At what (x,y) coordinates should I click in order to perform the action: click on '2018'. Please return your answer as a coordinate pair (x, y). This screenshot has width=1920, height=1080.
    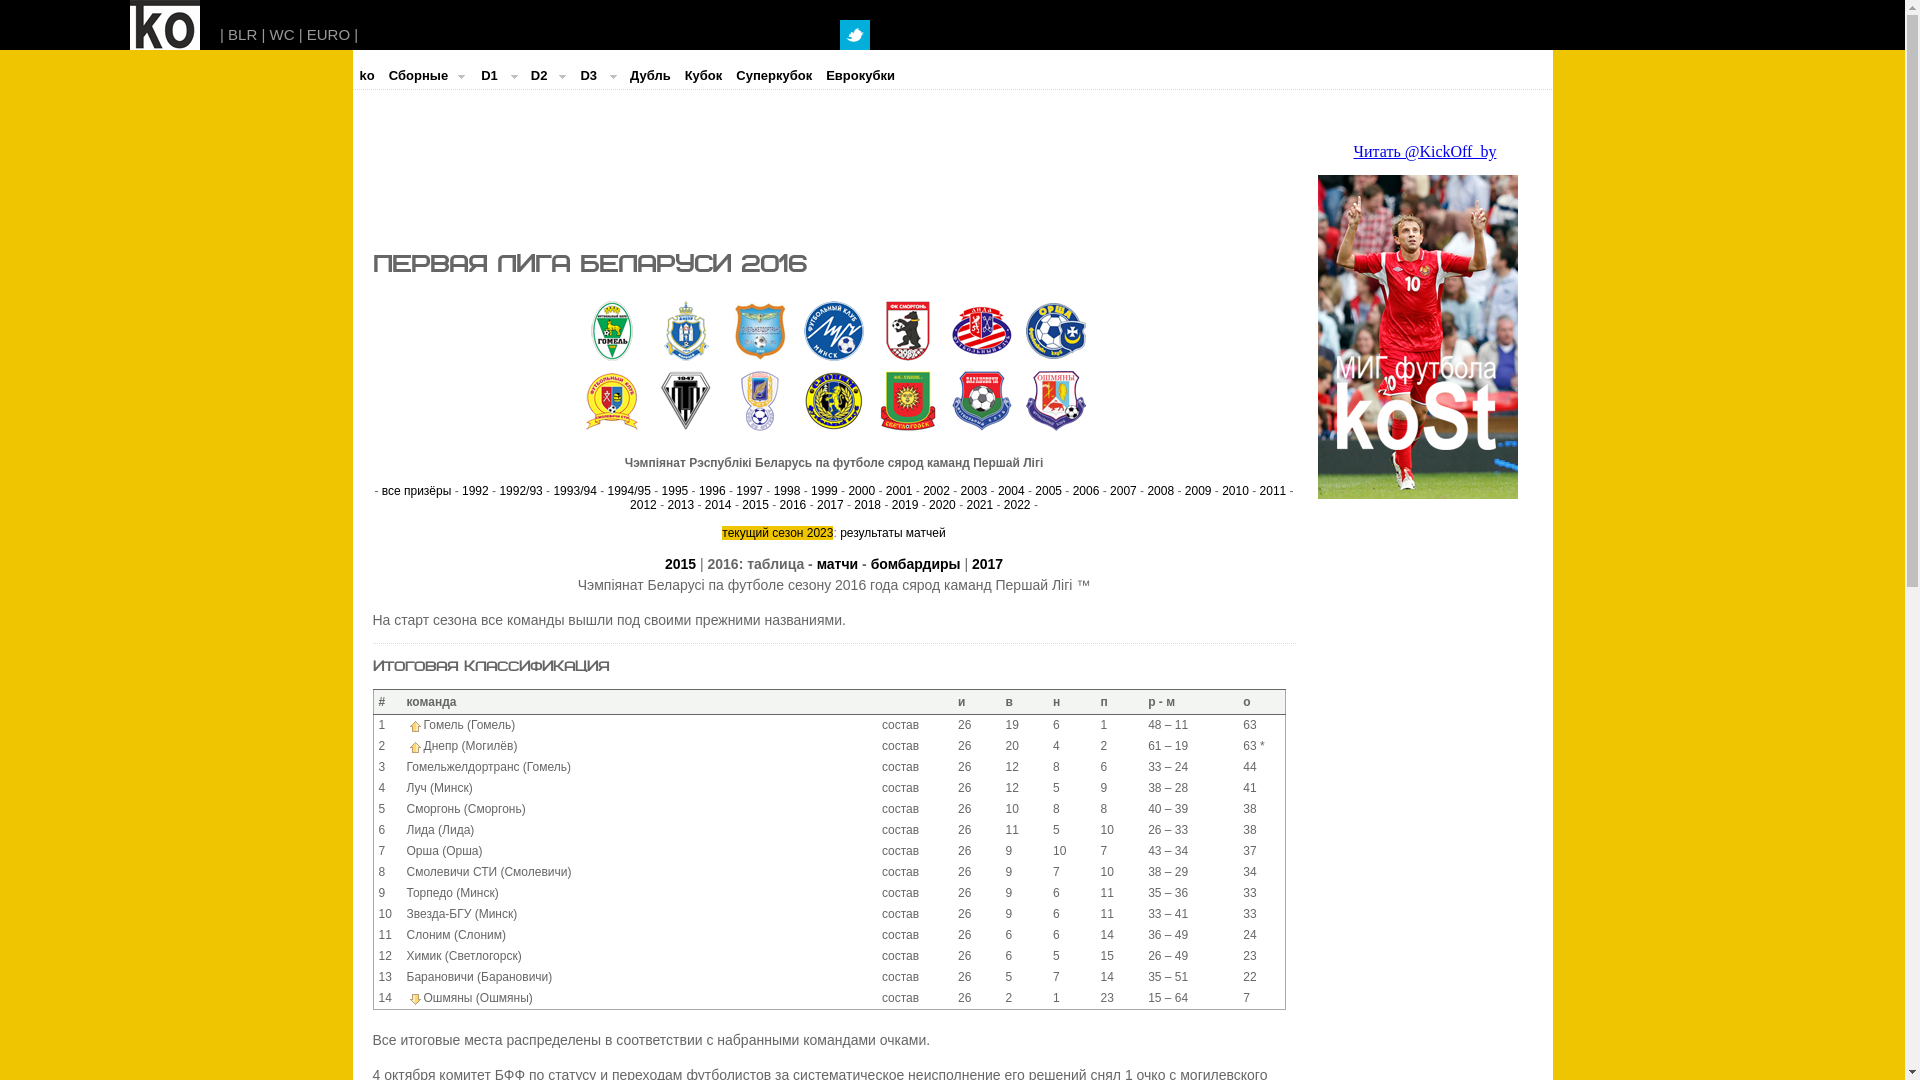
    Looking at the image, I should click on (867, 504).